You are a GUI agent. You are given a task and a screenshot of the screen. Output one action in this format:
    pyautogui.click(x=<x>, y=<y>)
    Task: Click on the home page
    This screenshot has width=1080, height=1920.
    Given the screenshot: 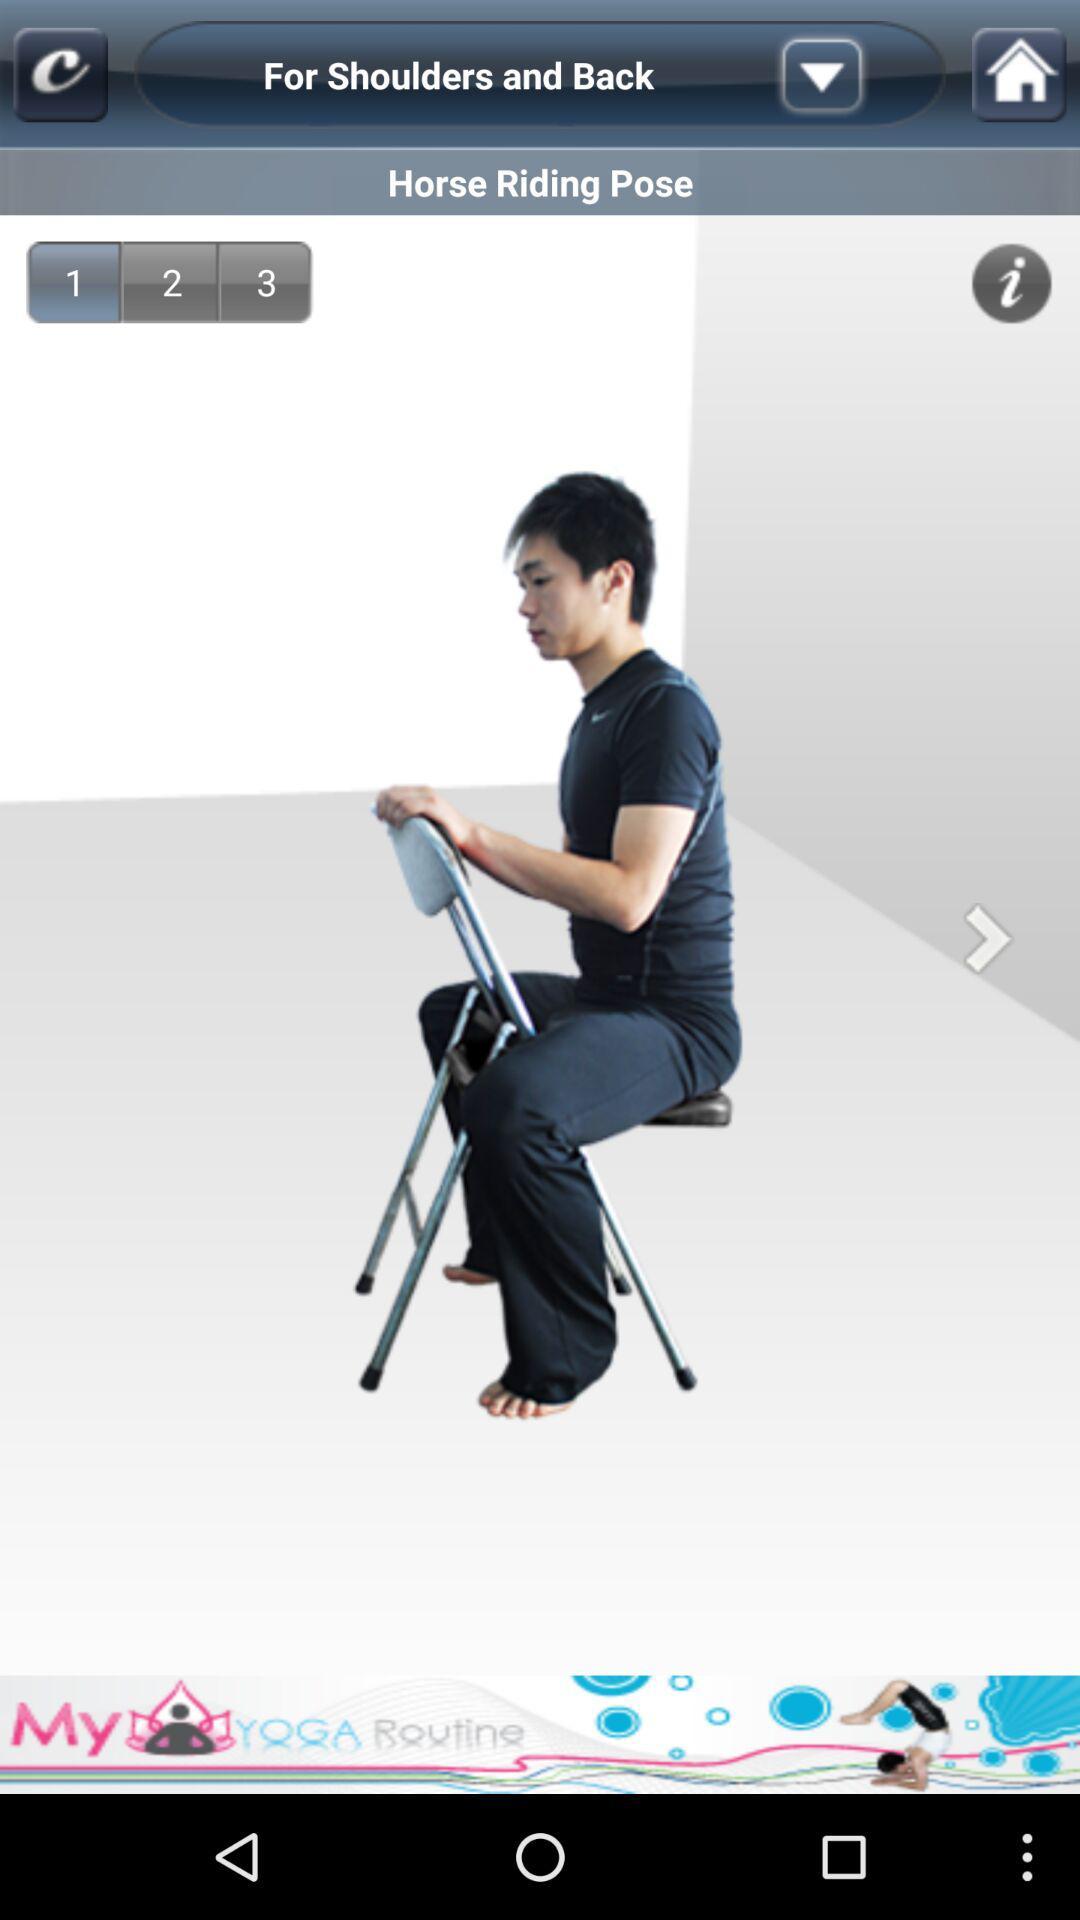 What is the action you would take?
    pyautogui.click(x=59, y=75)
    